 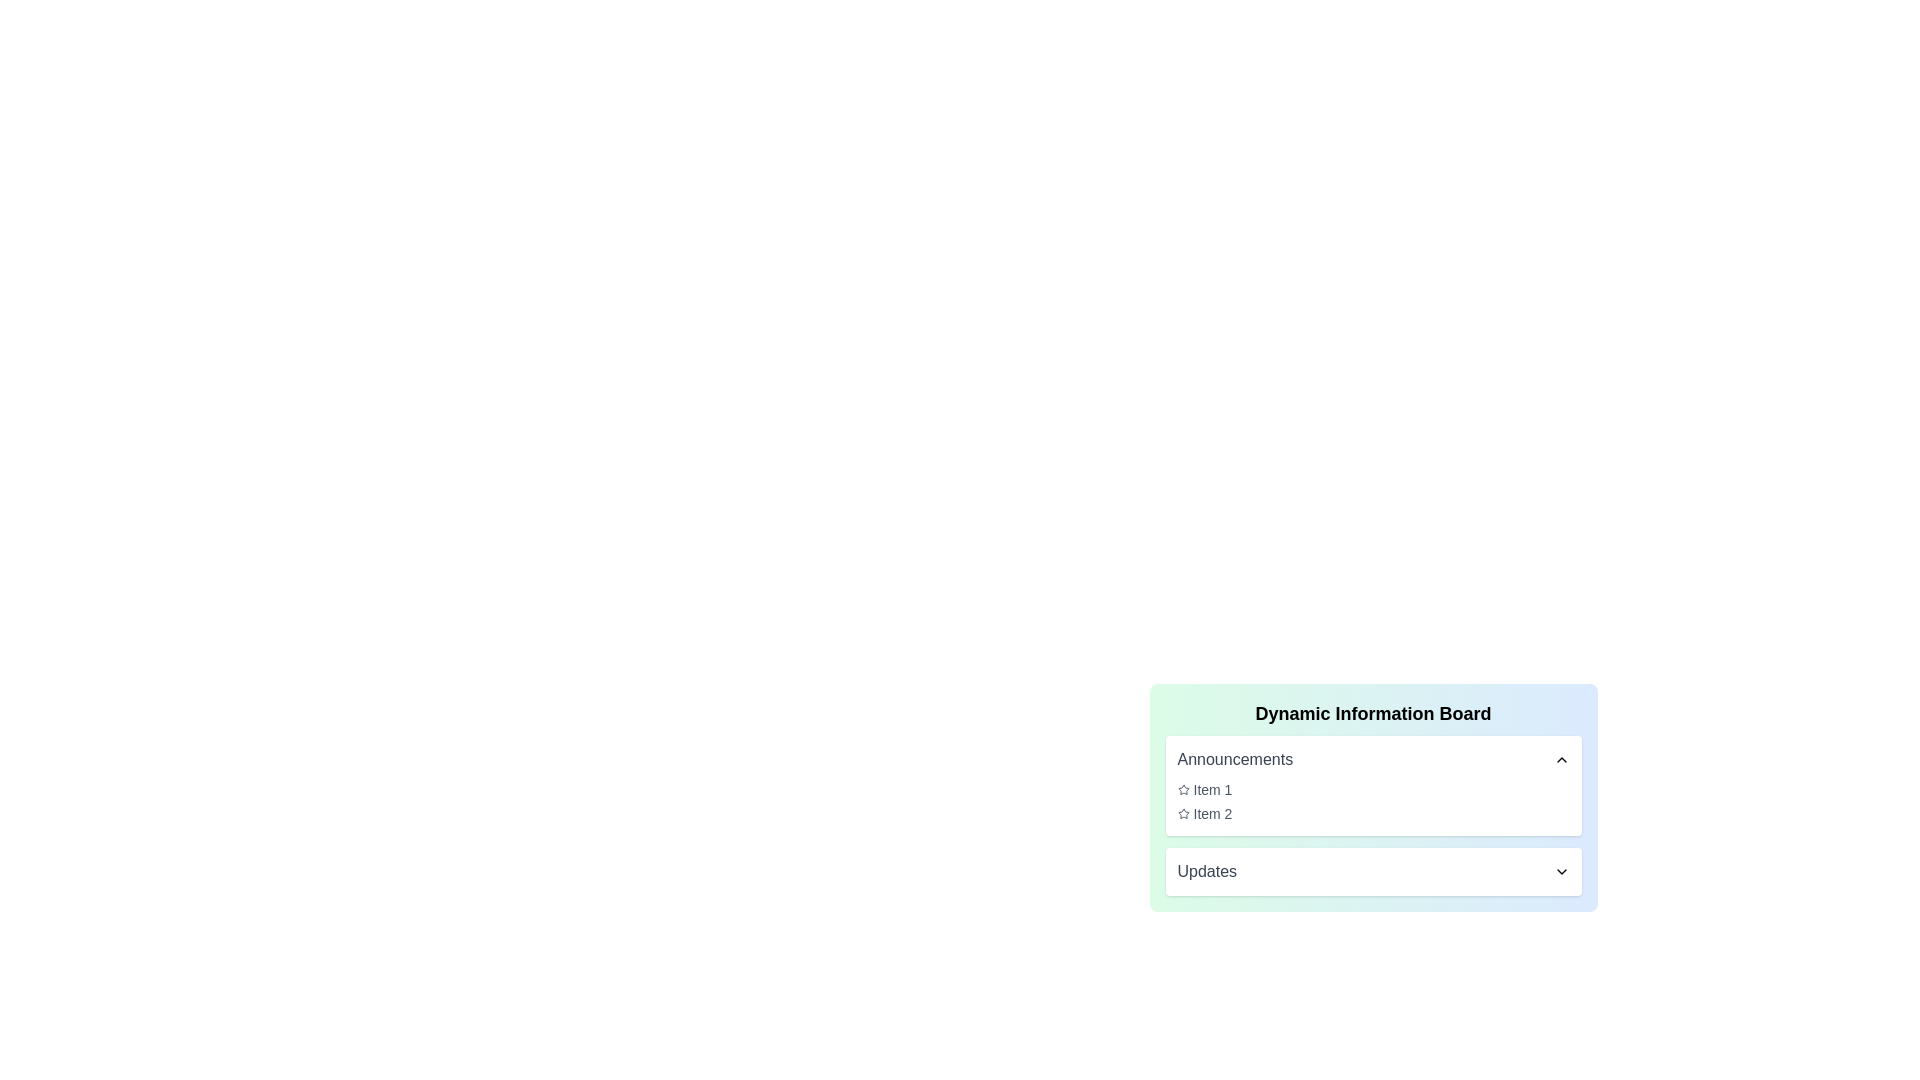 I want to click on the list item Item 1 in the DynamicNestedList component, so click(x=1372, y=789).